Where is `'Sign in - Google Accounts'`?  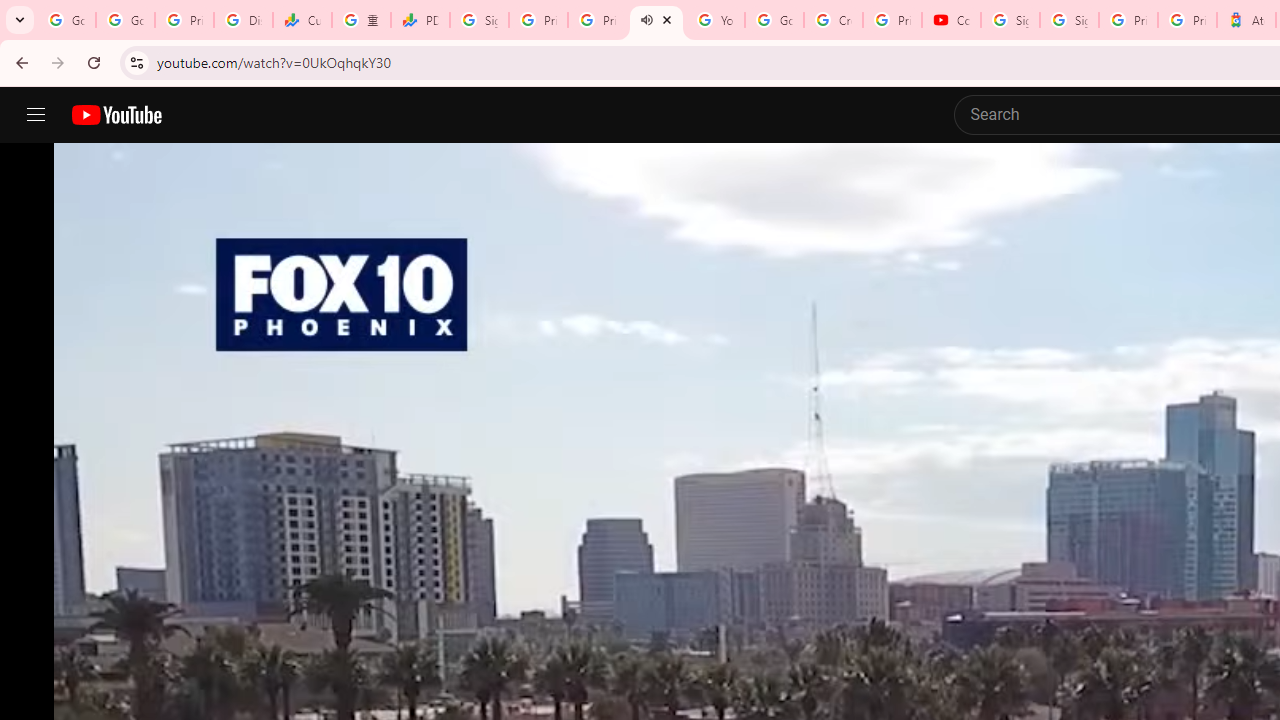
'Sign in - Google Accounts' is located at coordinates (1068, 20).